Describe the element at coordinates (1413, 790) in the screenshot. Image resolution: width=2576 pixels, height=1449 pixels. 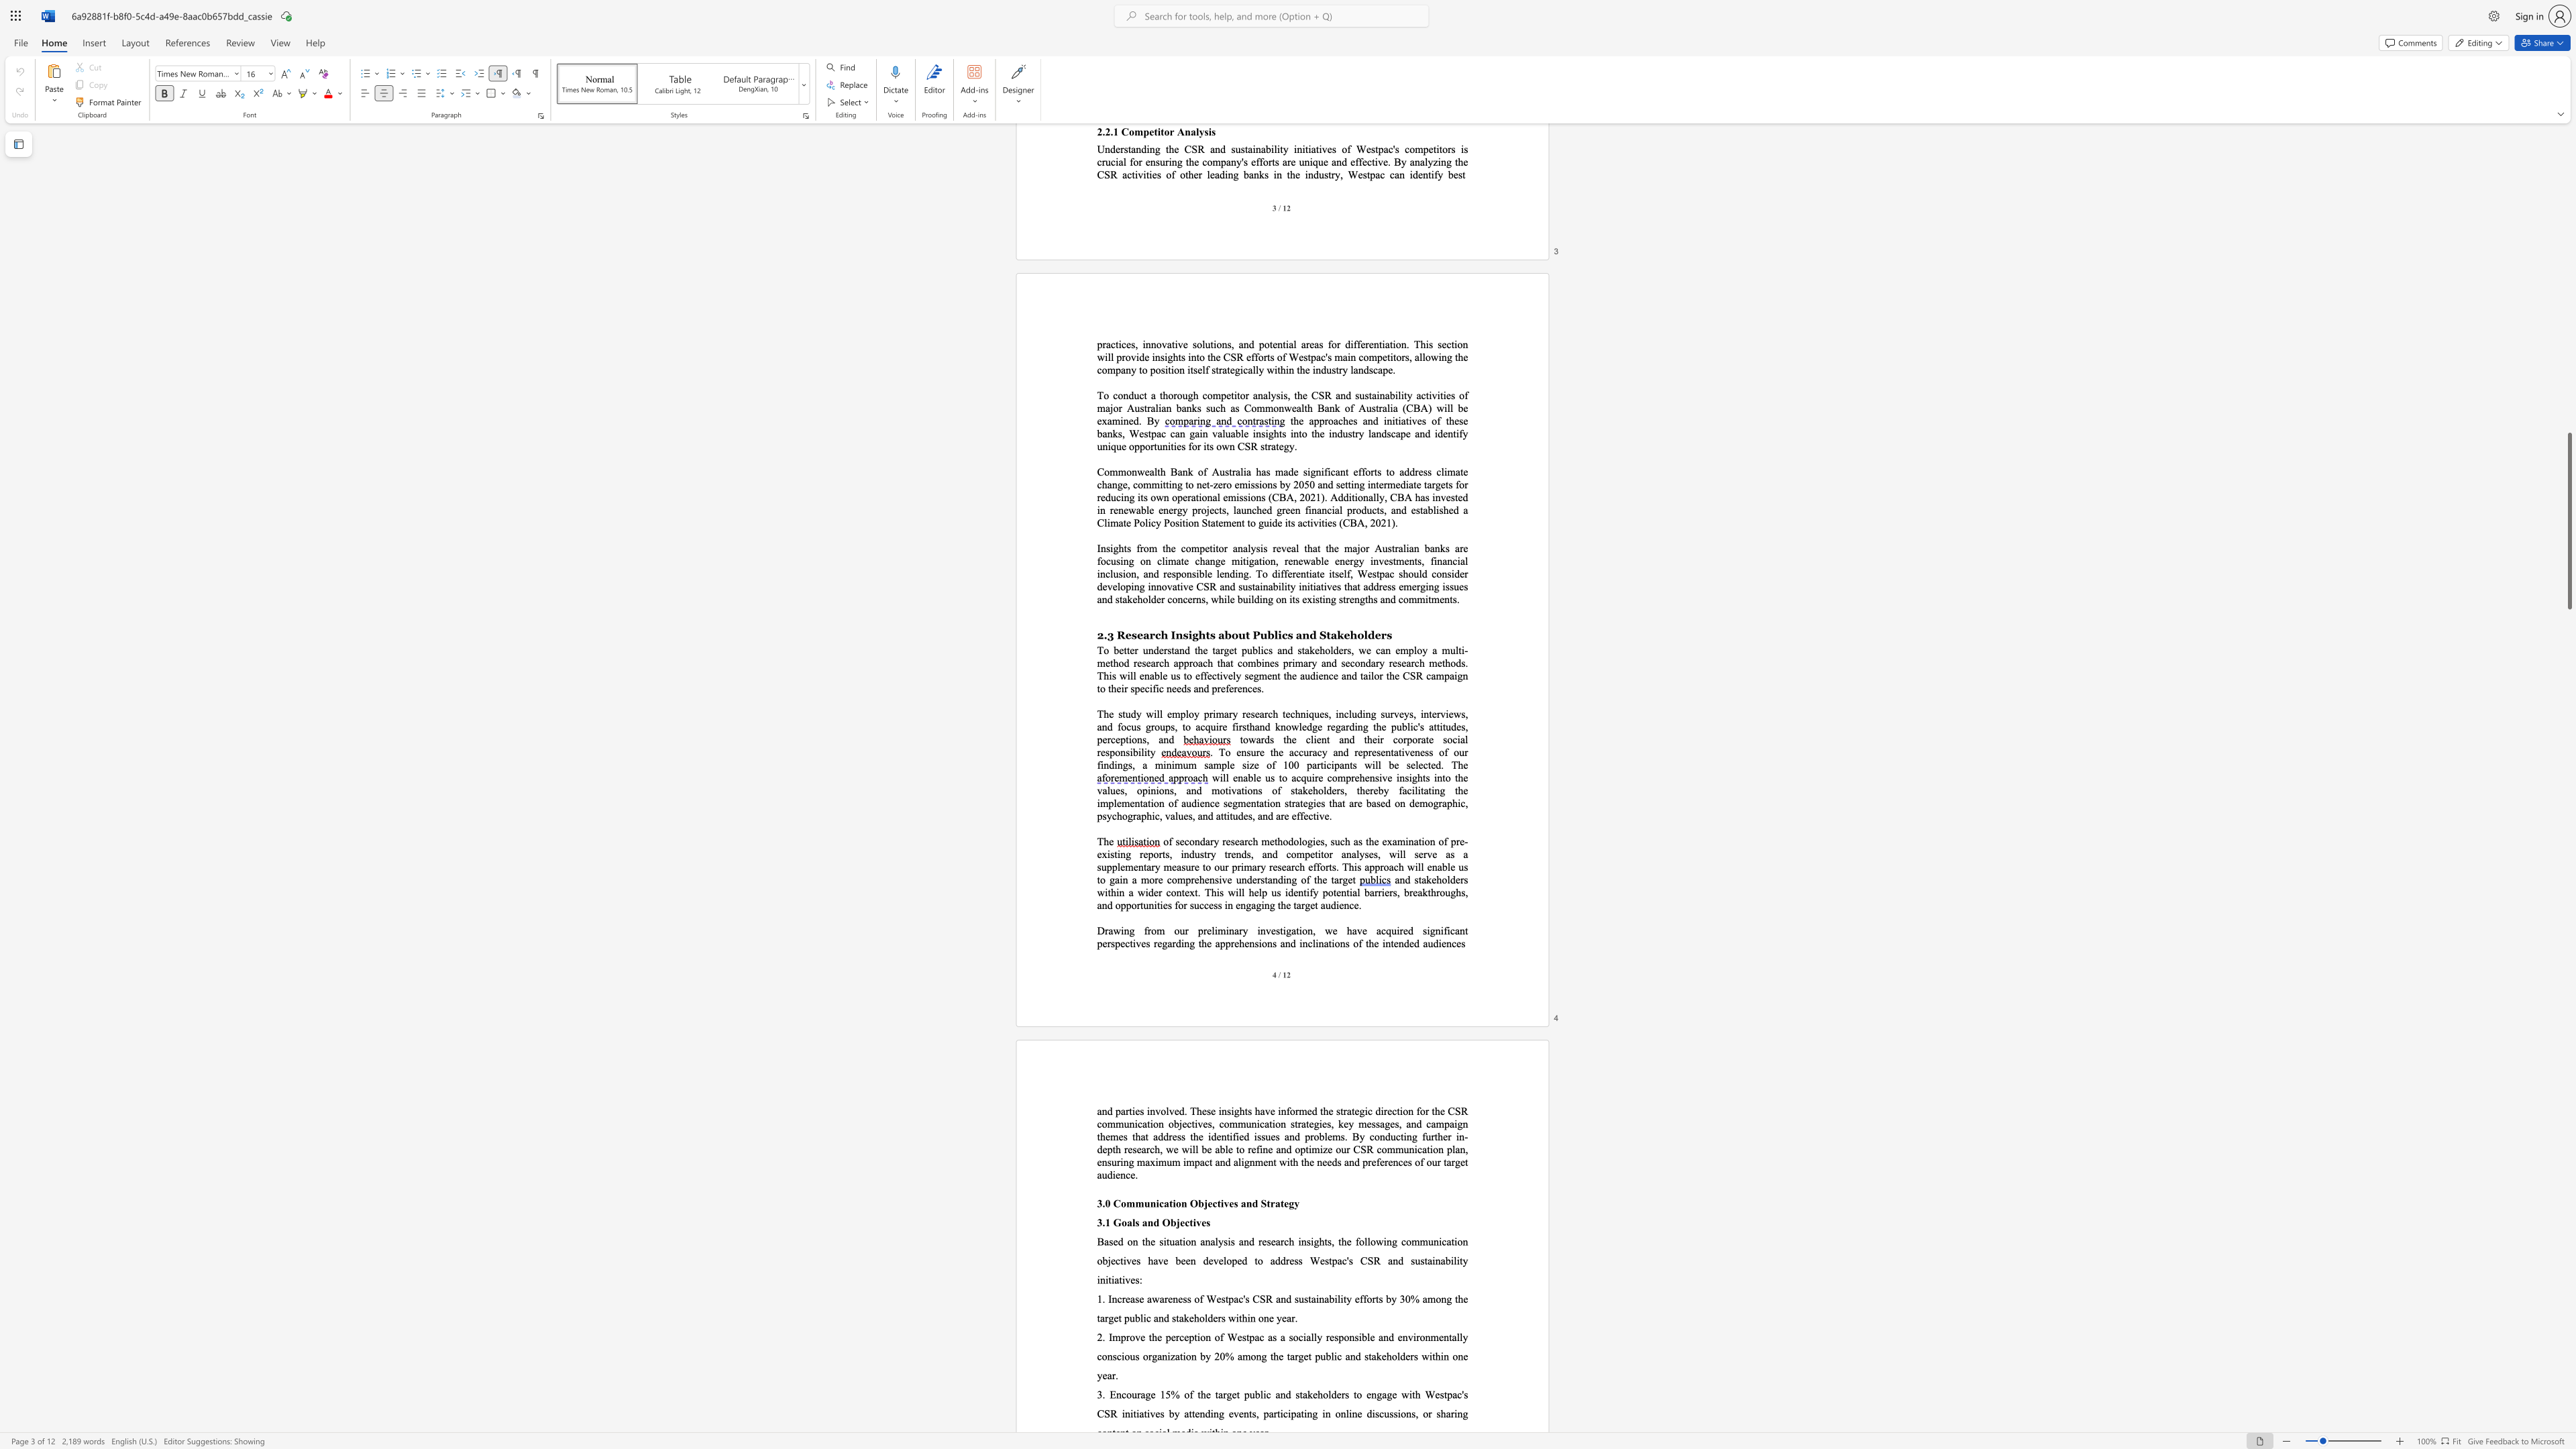
I see `the 1th character "i" in the text` at that location.